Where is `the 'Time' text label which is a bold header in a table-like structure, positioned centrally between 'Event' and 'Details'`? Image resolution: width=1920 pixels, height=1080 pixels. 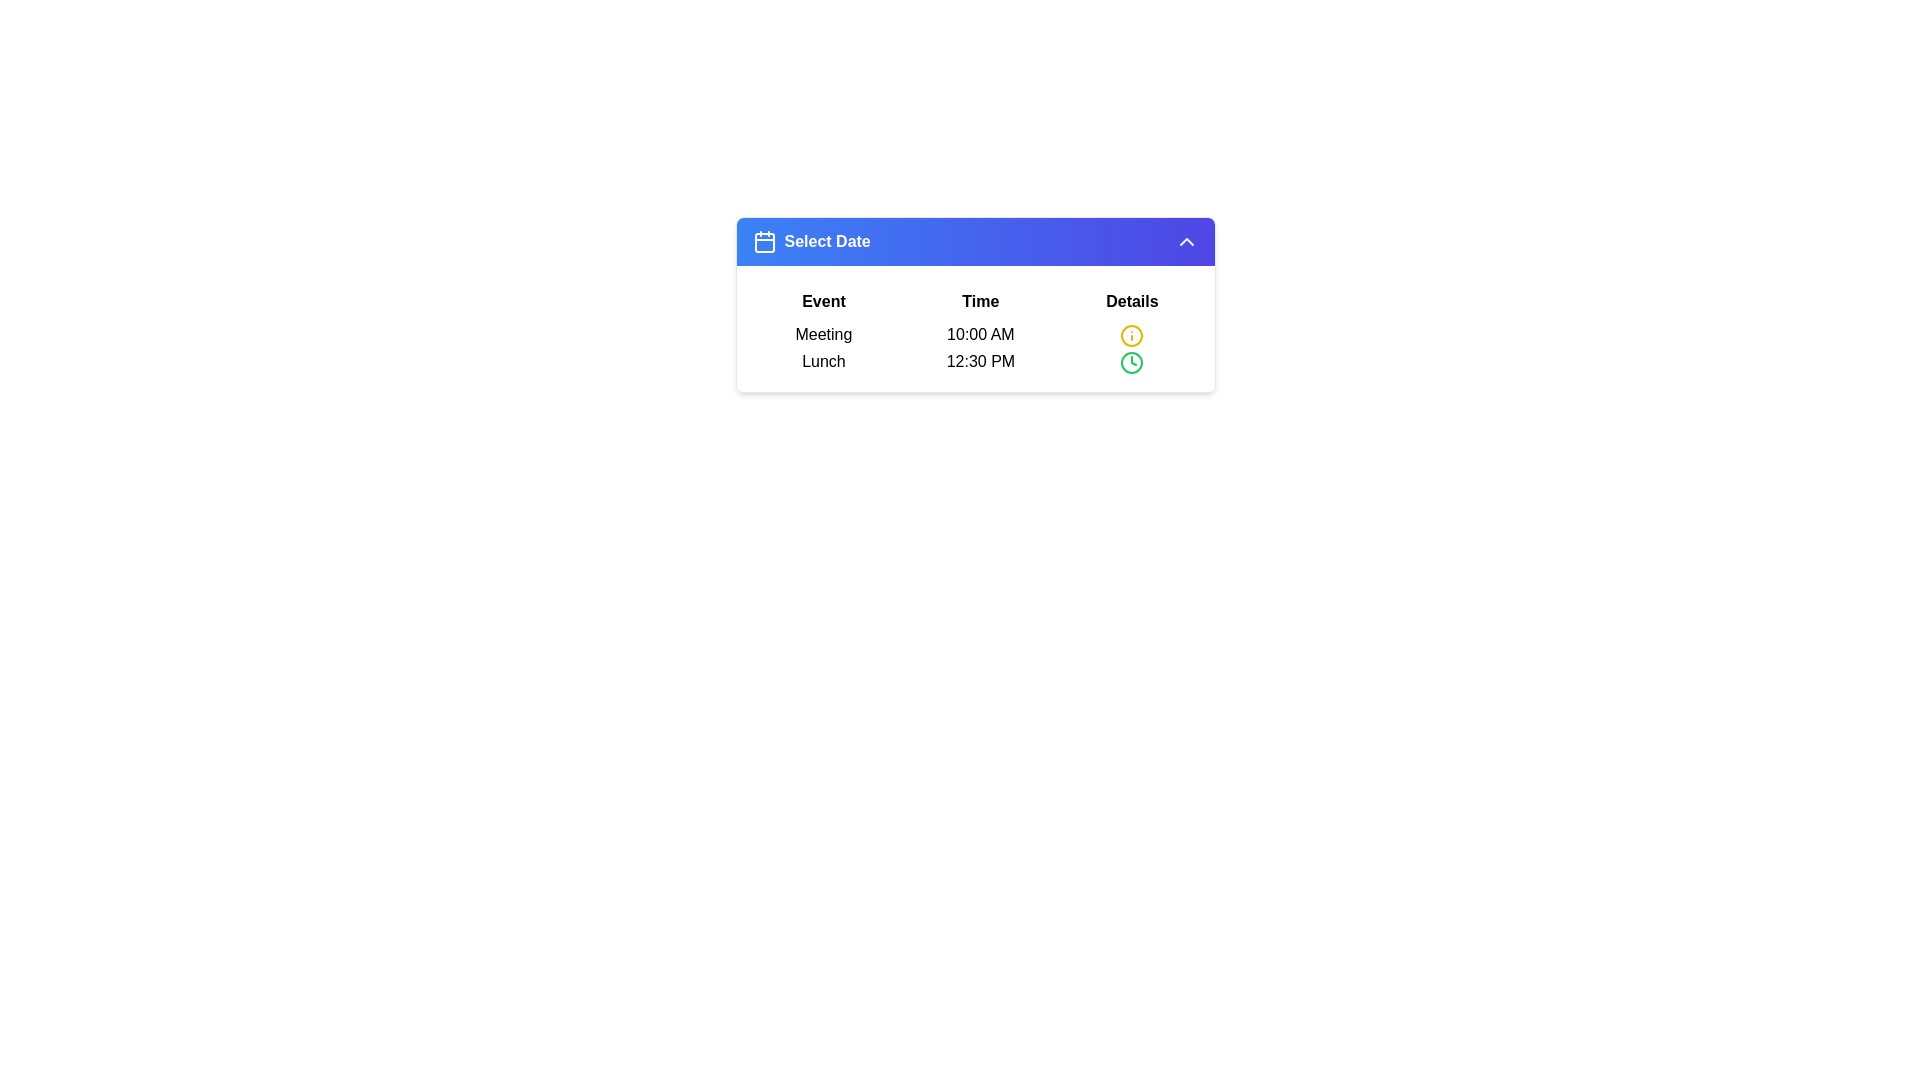 the 'Time' text label which is a bold header in a table-like structure, positioned centrally between 'Event' and 'Details' is located at coordinates (975, 304).